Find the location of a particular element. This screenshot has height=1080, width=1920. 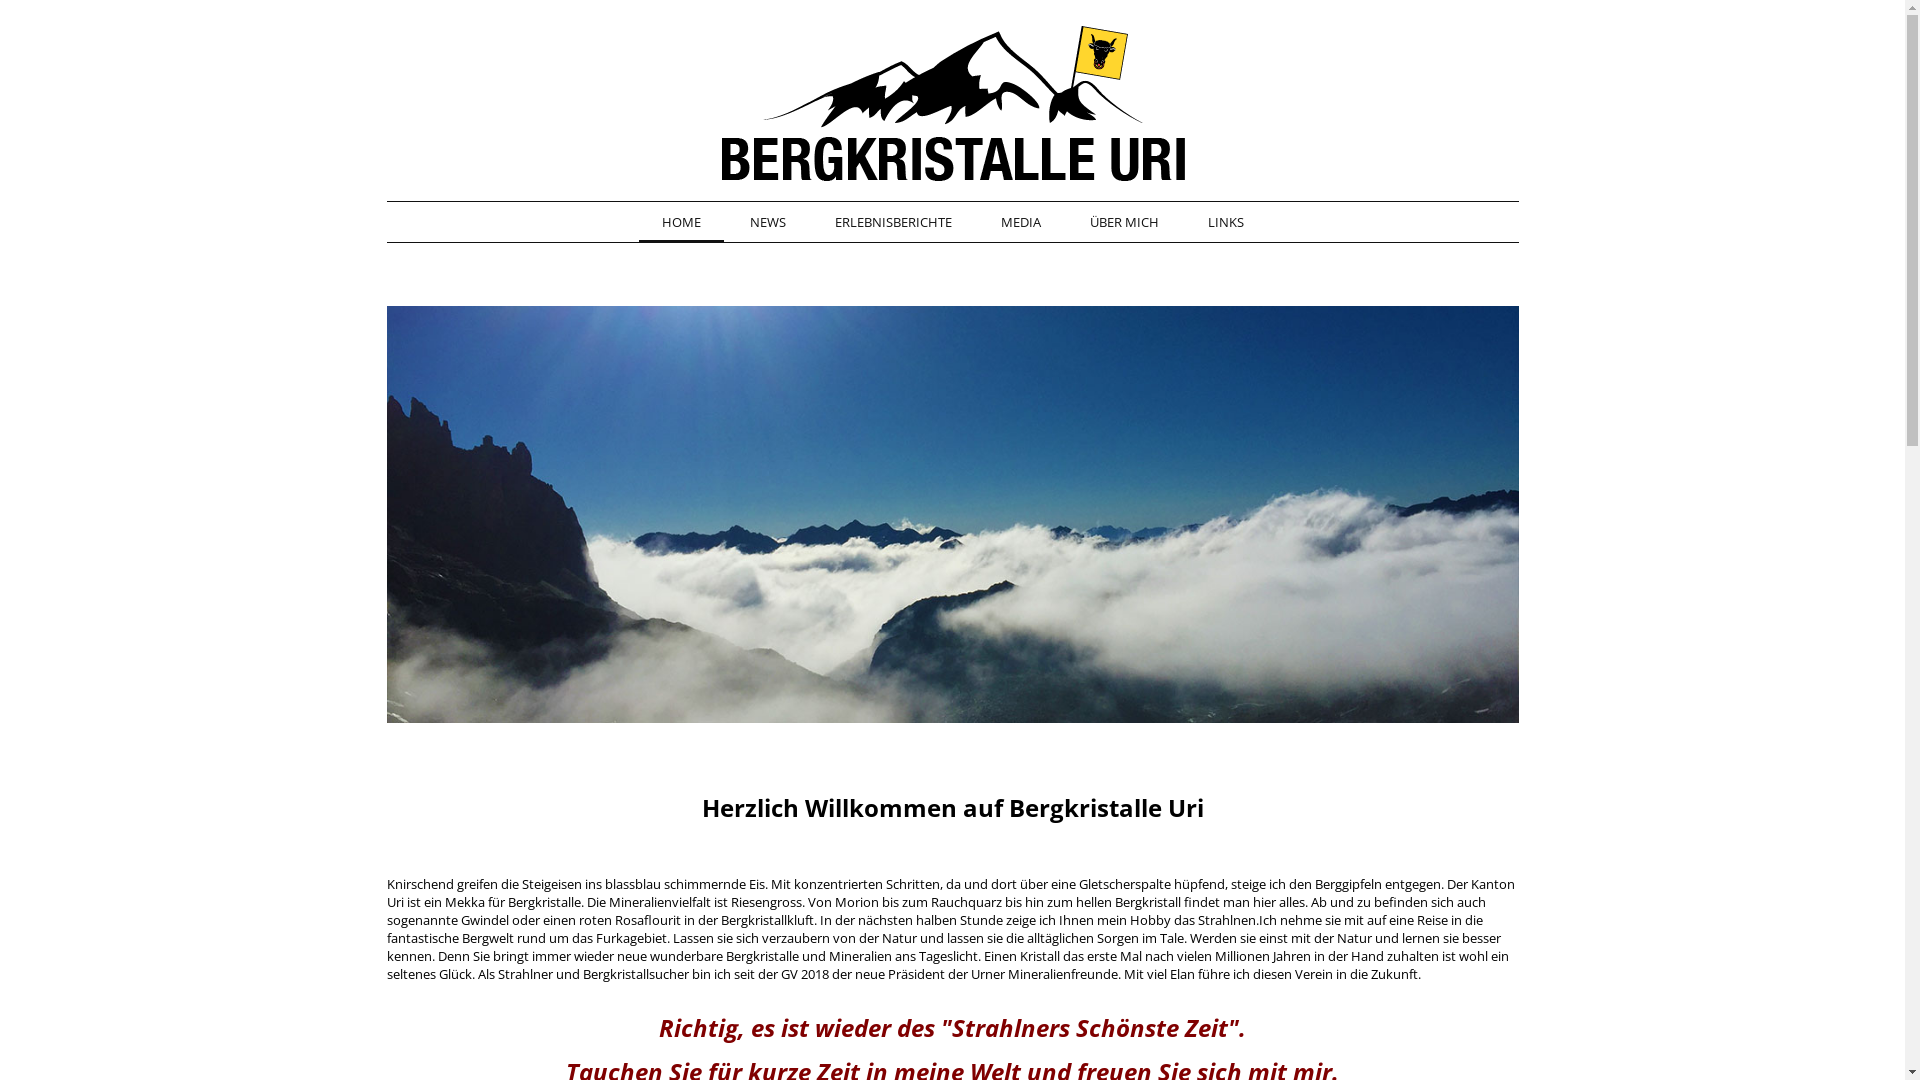

'LINKS' is located at coordinates (1184, 223).